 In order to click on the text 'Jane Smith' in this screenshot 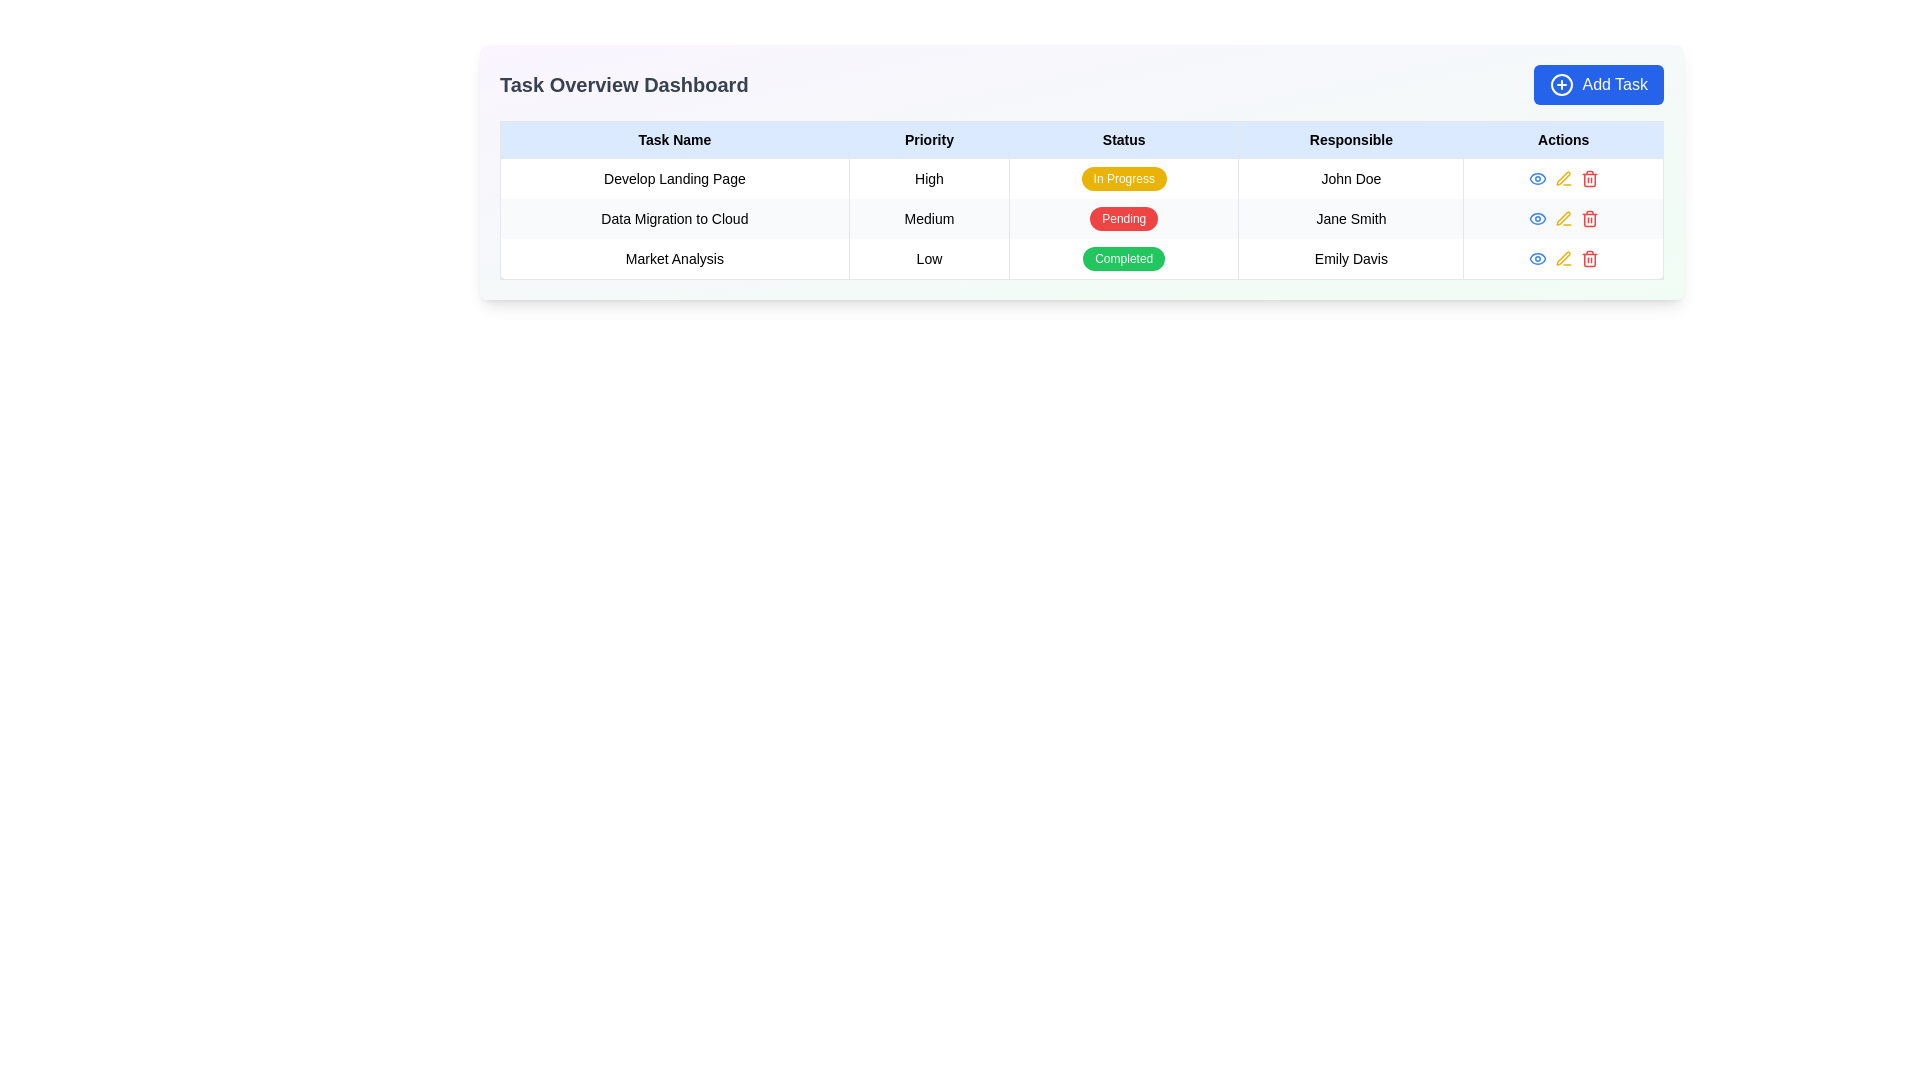, I will do `click(1351, 219)`.